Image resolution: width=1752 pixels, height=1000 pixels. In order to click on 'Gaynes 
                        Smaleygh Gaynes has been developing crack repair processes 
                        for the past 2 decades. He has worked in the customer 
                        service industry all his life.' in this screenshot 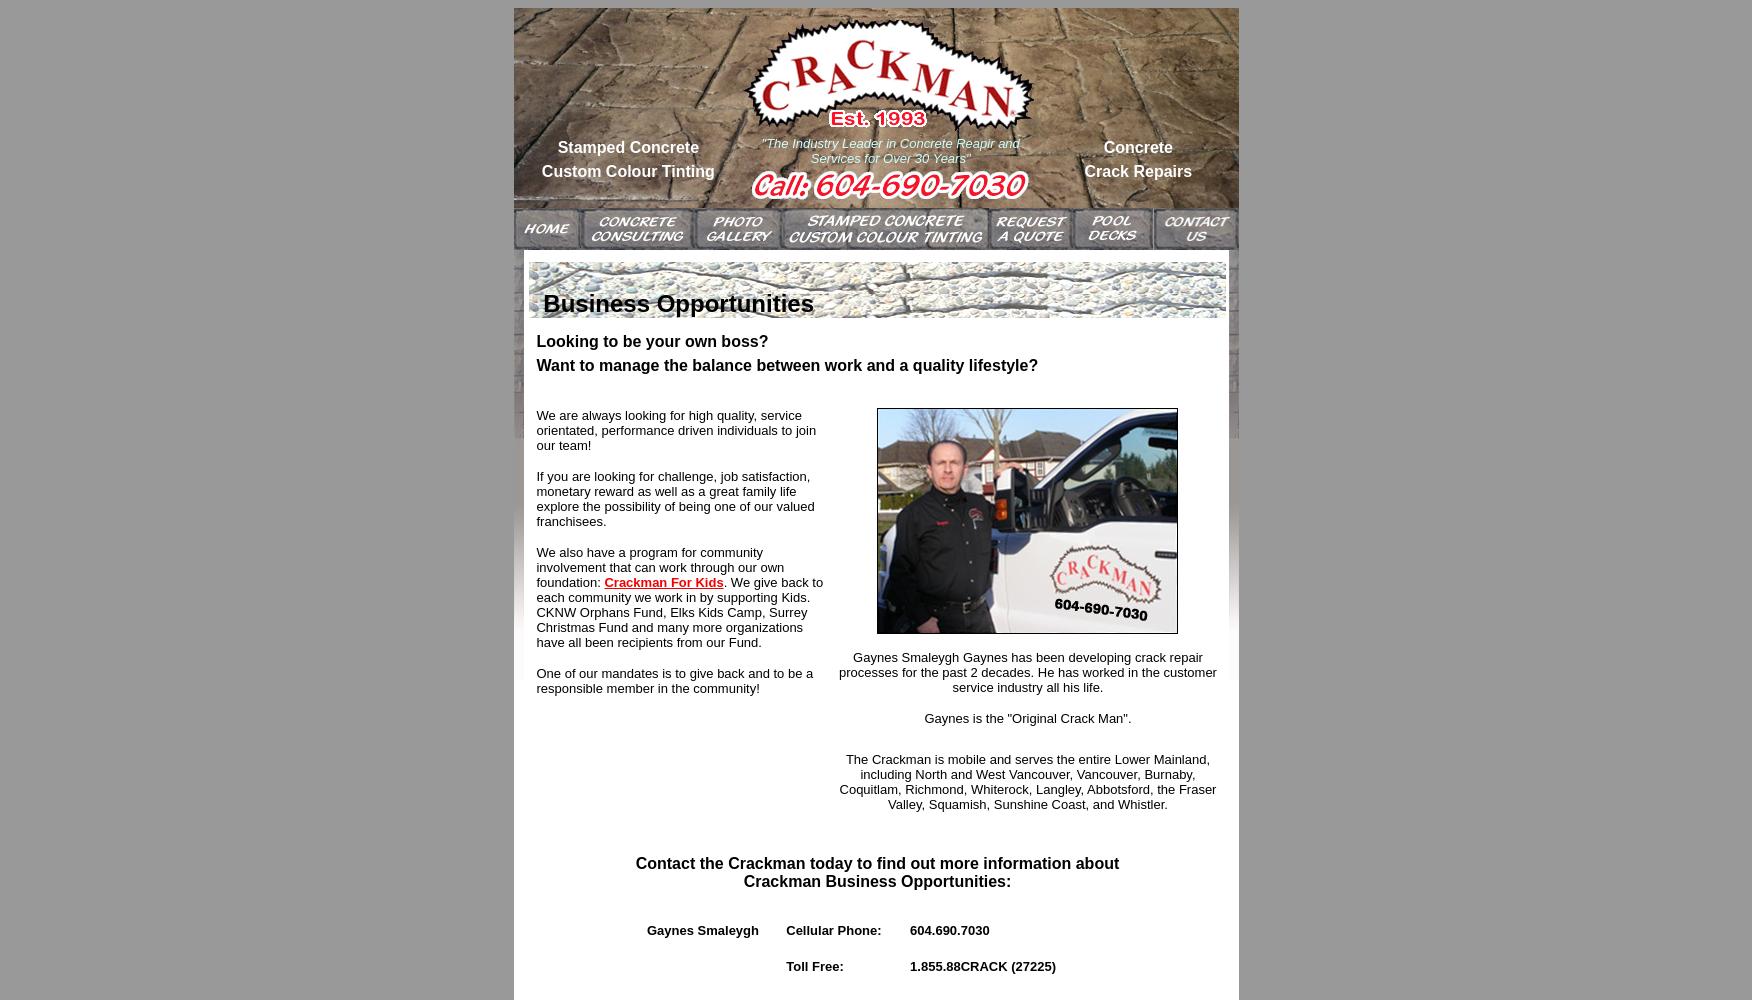, I will do `click(1027, 672)`.